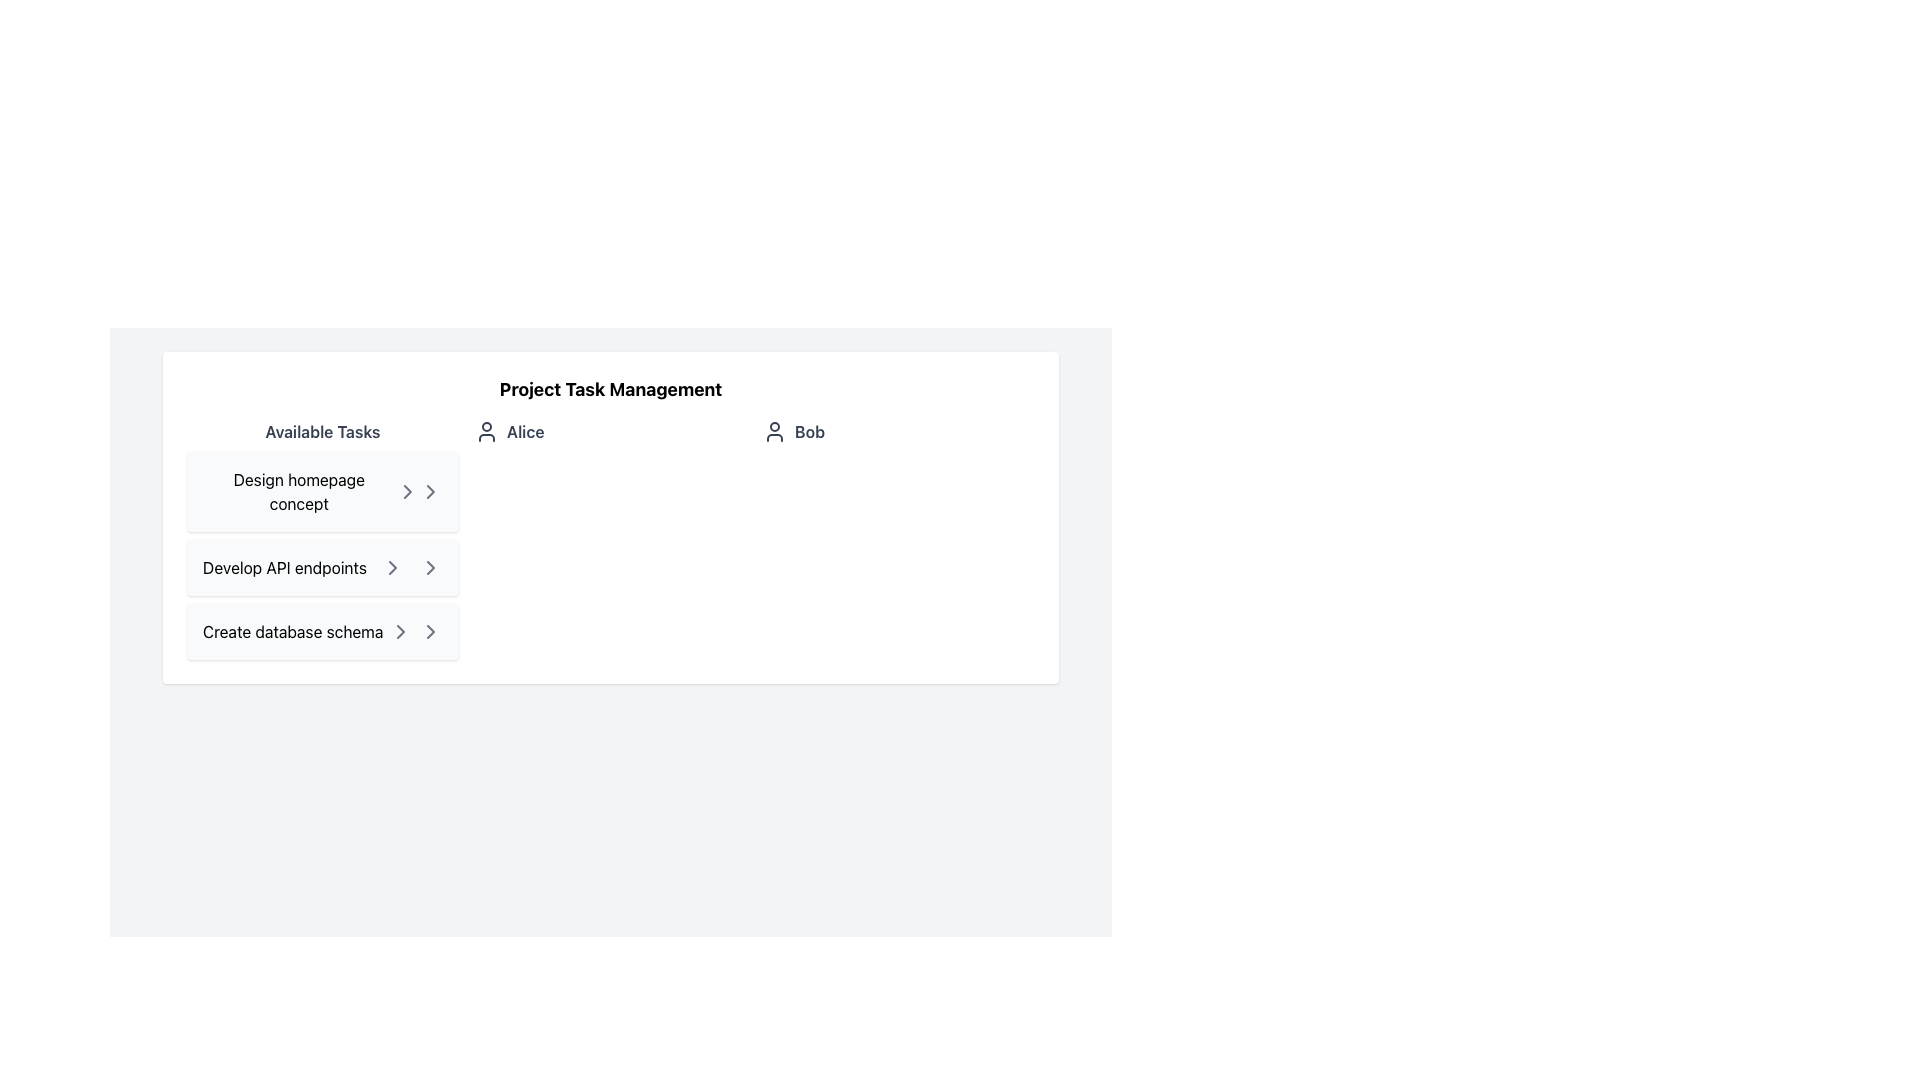 The height and width of the screenshot is (1080, 1920). Describe the element at coordinates (322, 555) in the screenshot. I see `the task description text block that is the second item in the vertically stacked list under 'Available Tasks', positioned below 'Design homepage concept' and above 'Create database schema'` at that location.